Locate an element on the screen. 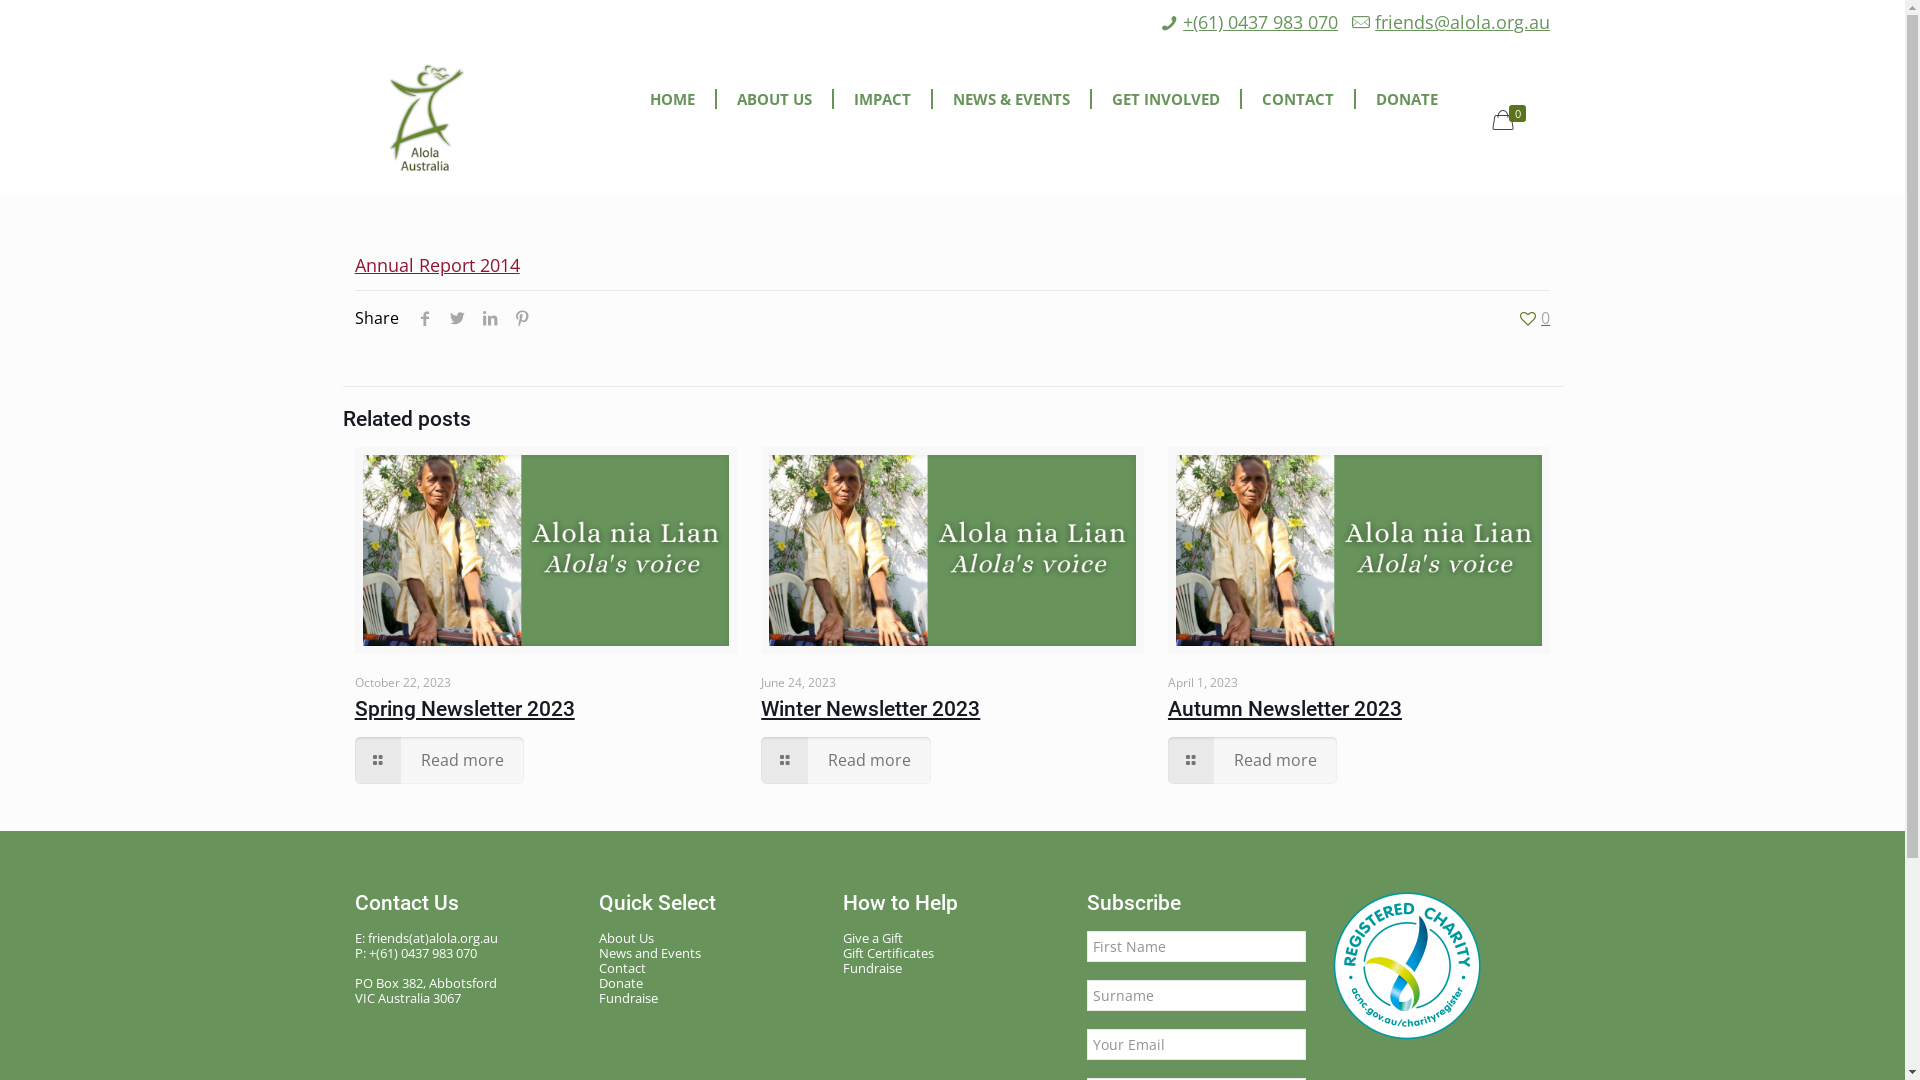  '0' is located at coordinates (1512, 119).